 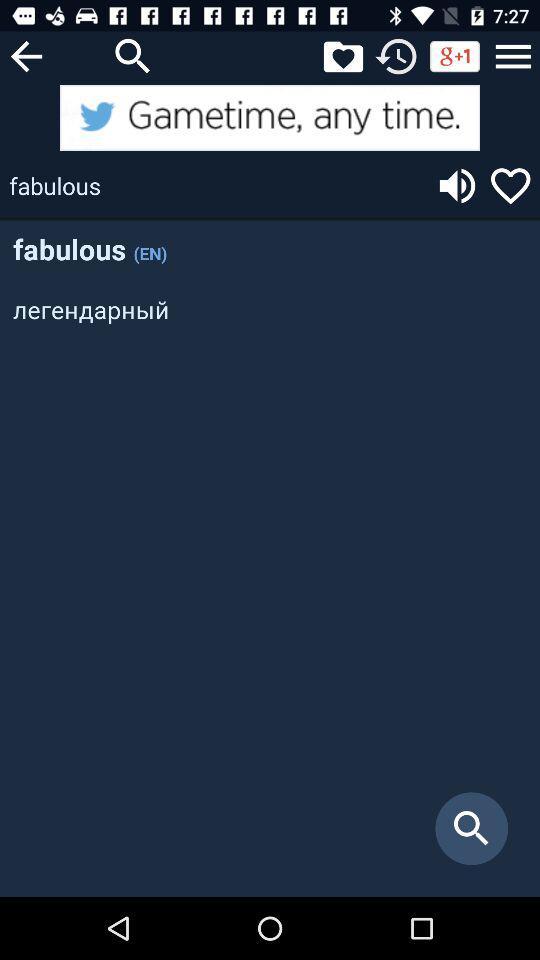 I want to click on search option, so click(x=133, y=55).